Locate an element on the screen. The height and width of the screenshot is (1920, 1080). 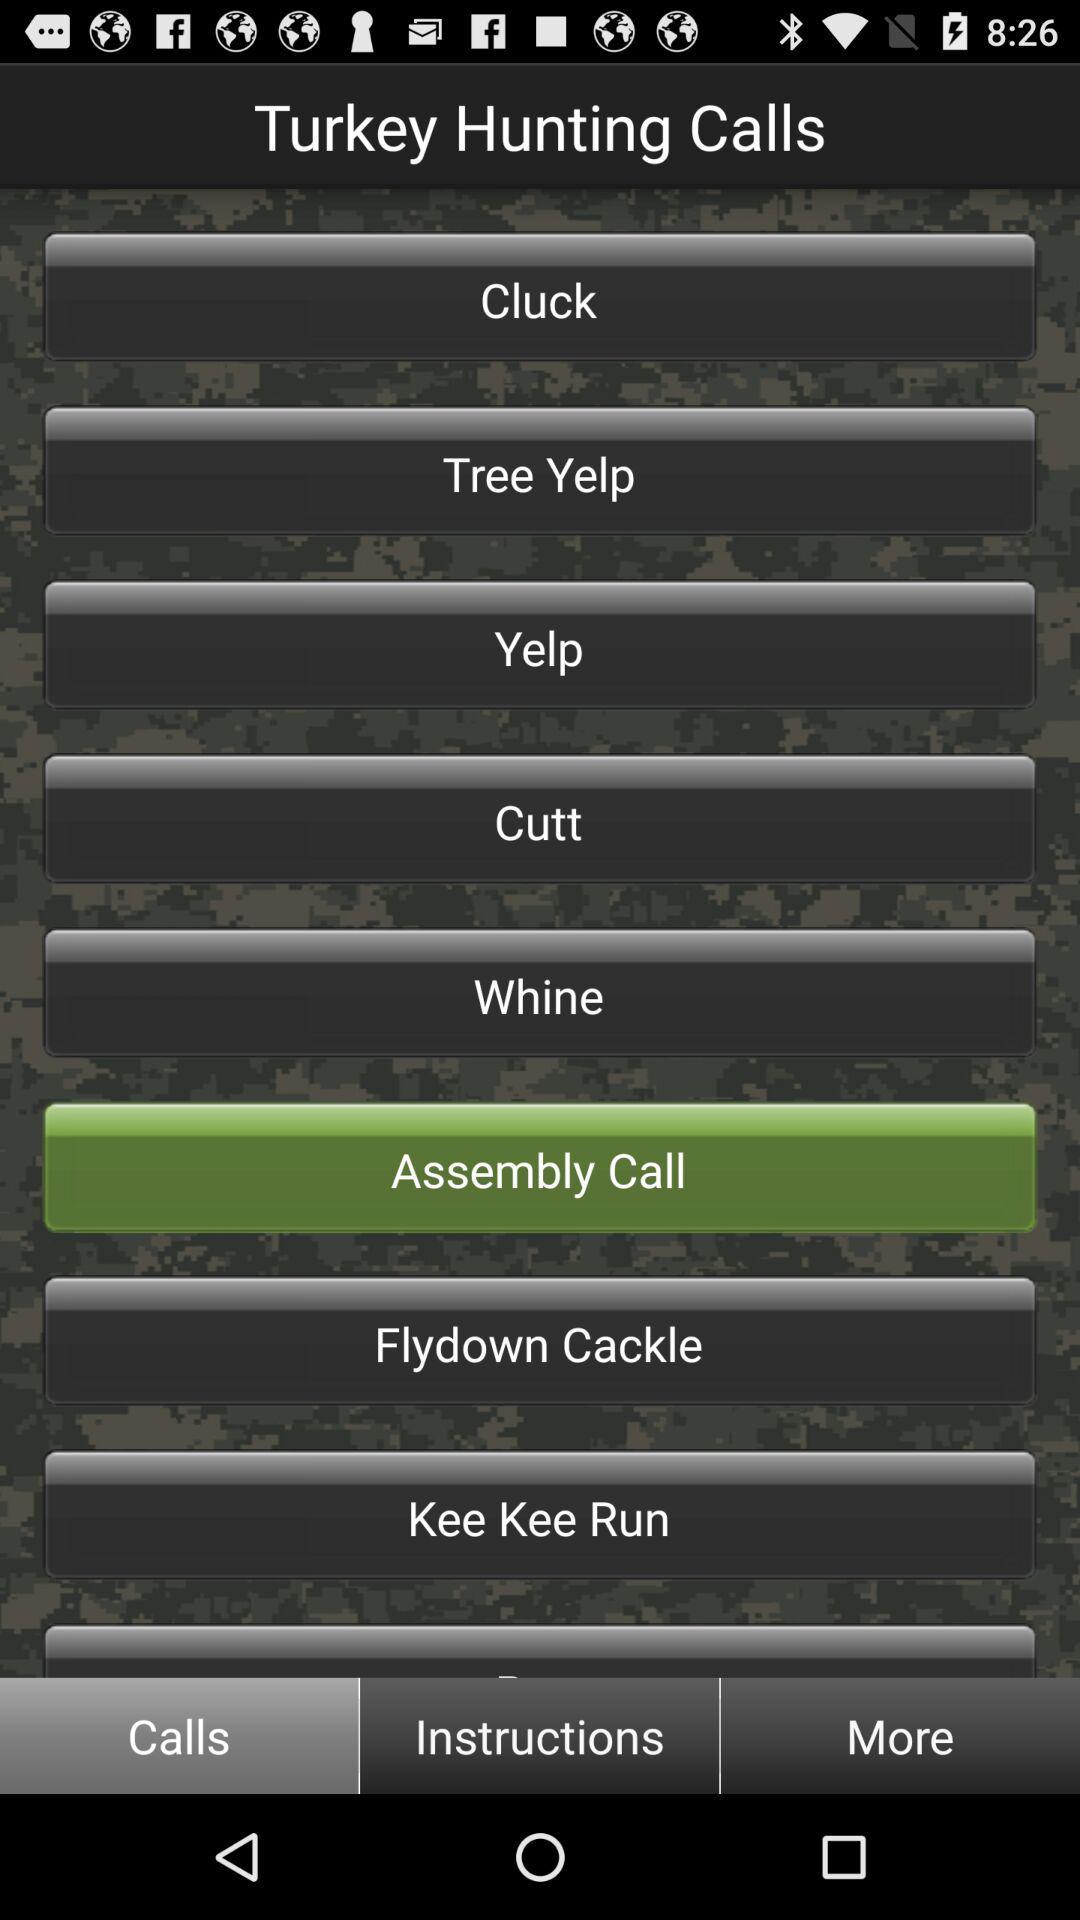
the cutt button is located at coordinates (540, 819).